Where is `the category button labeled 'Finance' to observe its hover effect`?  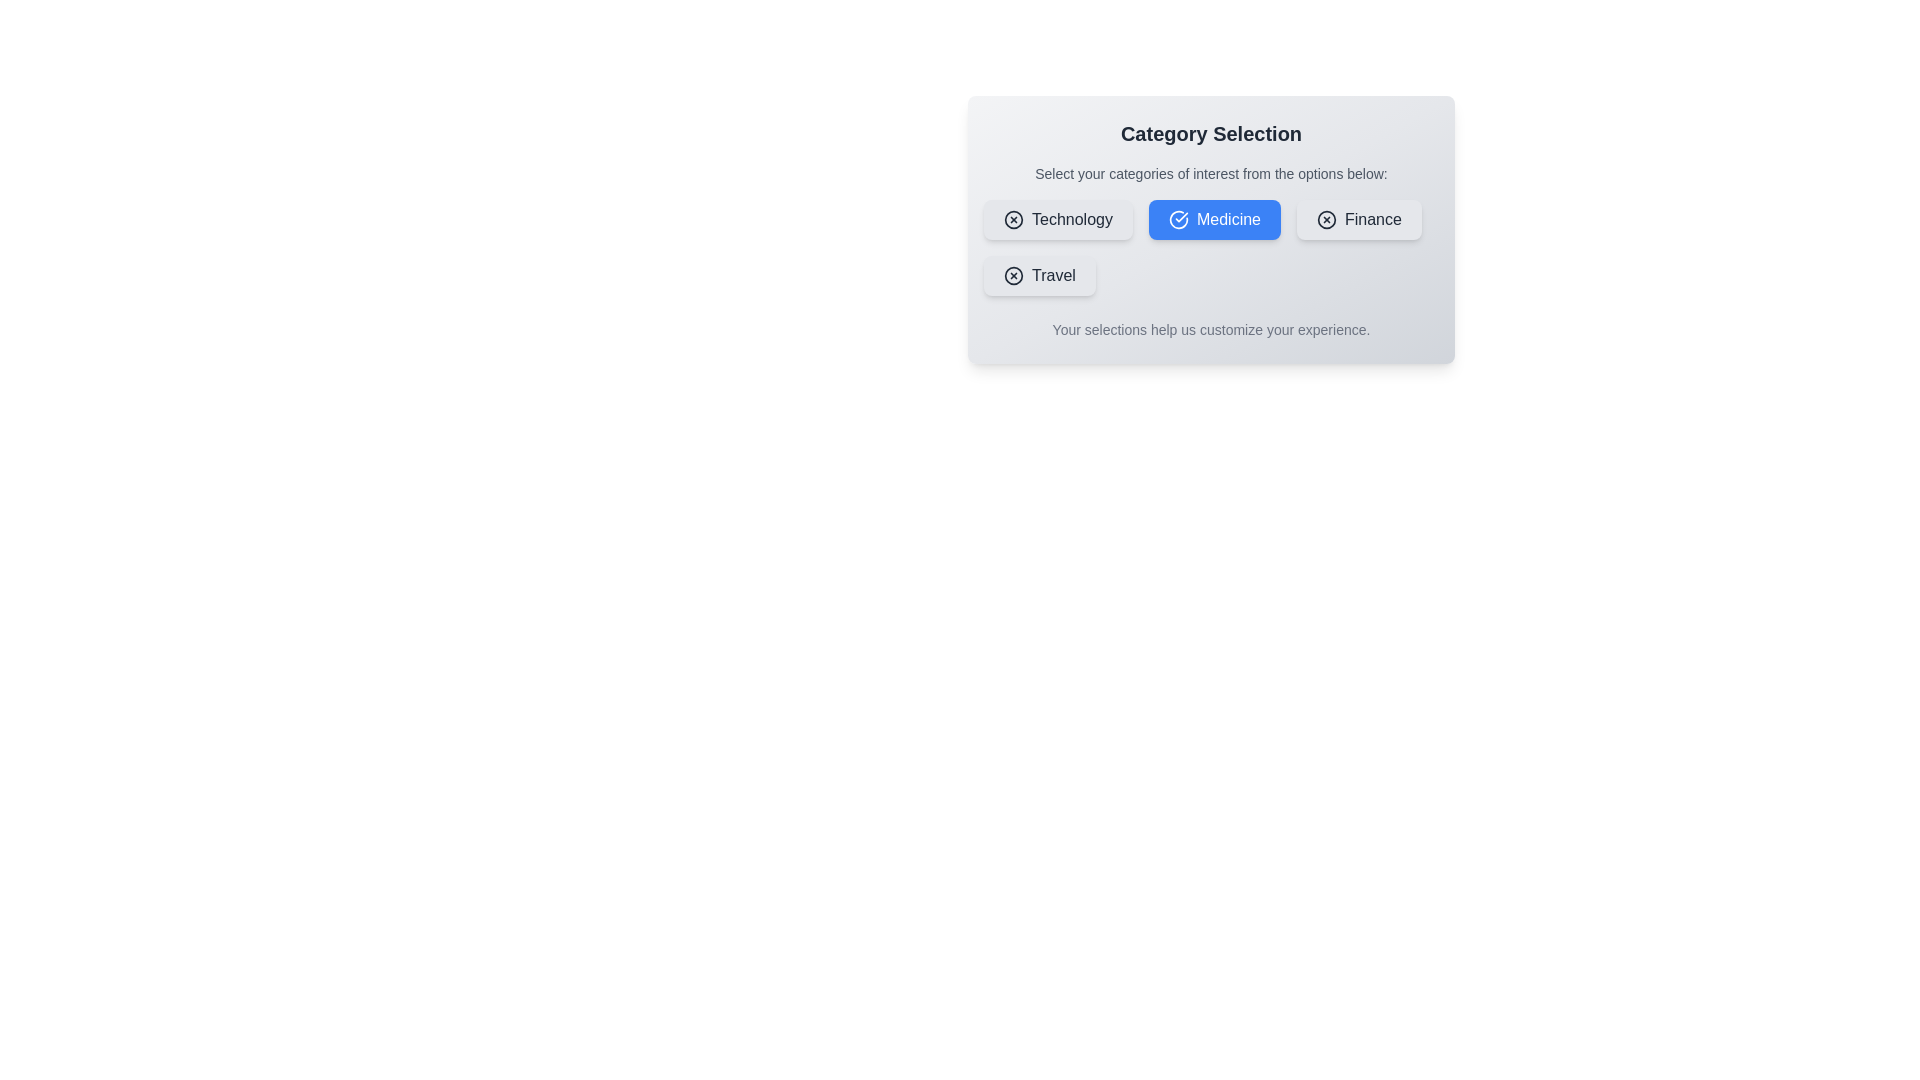 the category button labeled 'Finance' to observe its hover effect is located at coordinates (1358, 219).